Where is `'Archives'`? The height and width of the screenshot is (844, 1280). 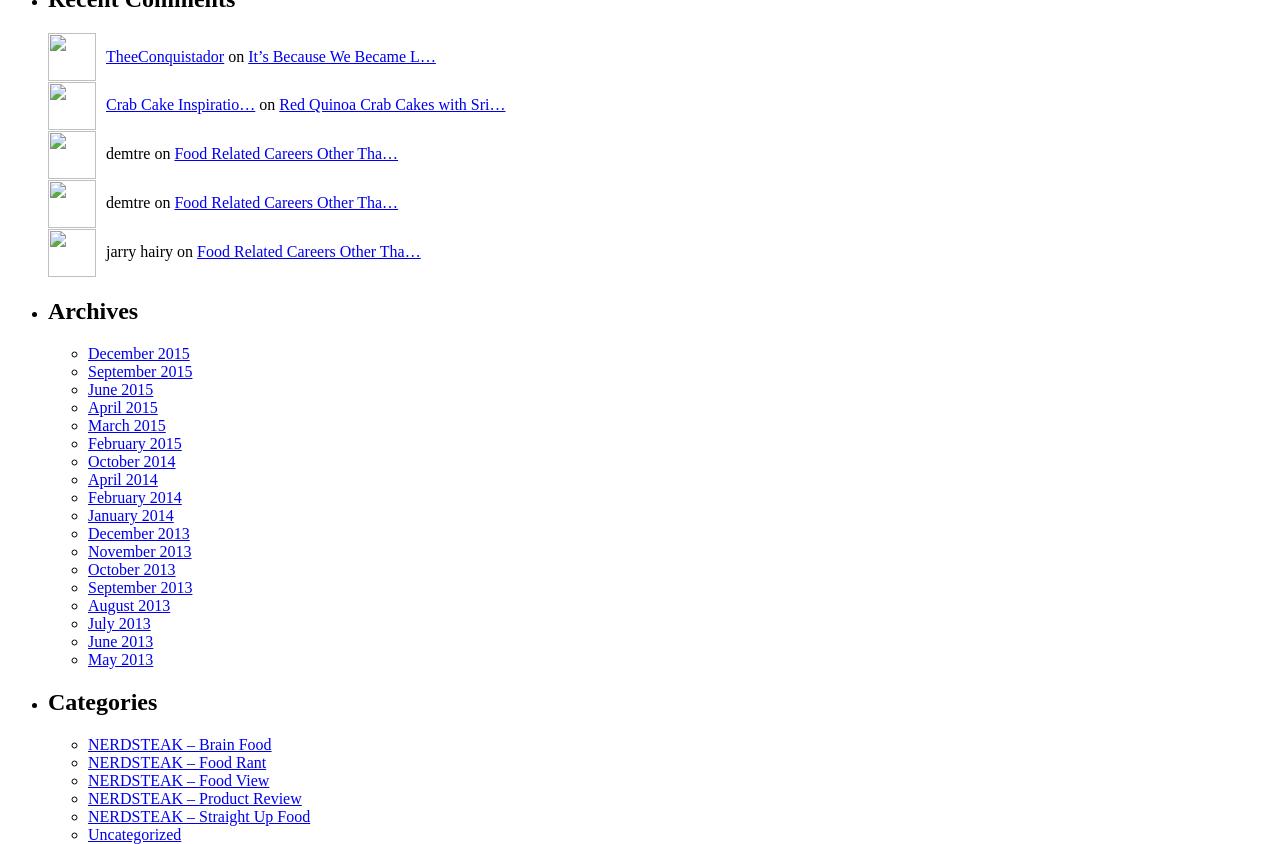
'Archives' is located at coordinates (48, 309).